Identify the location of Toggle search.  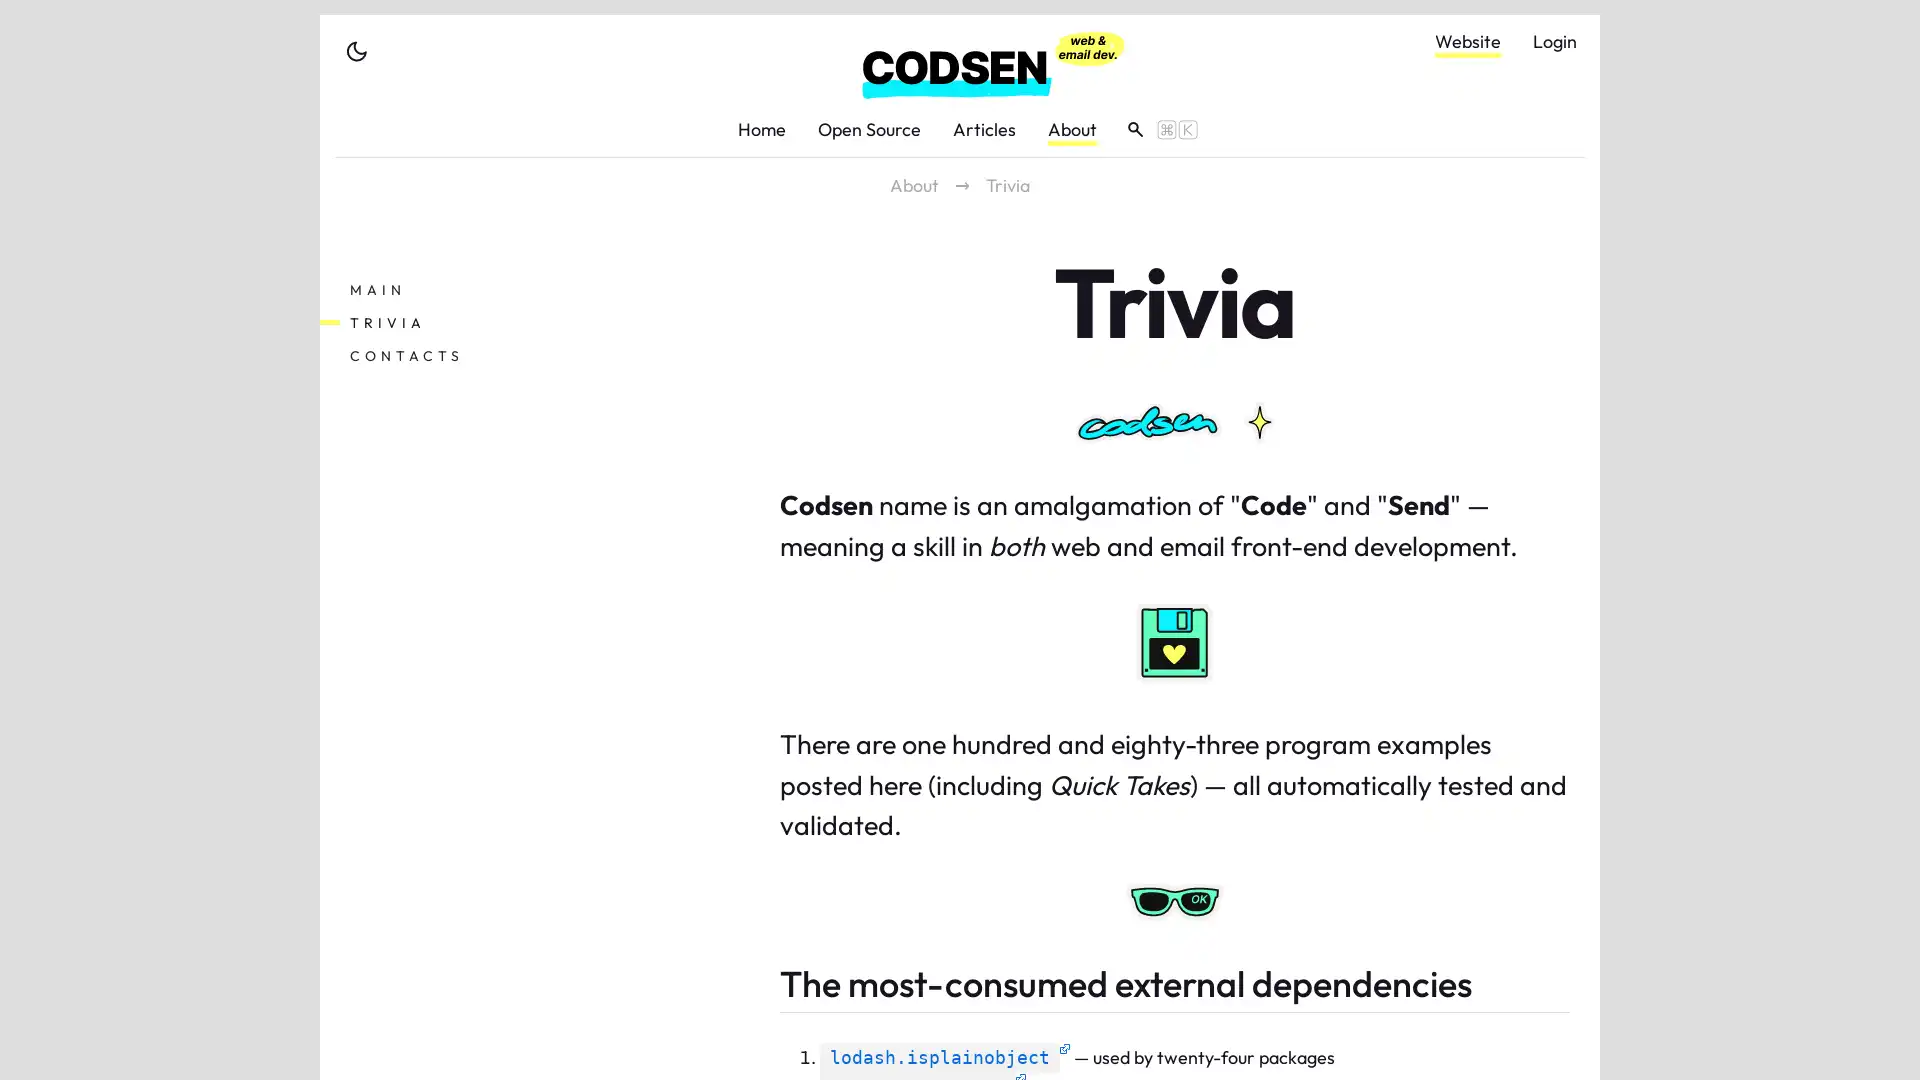
(1155, 128).